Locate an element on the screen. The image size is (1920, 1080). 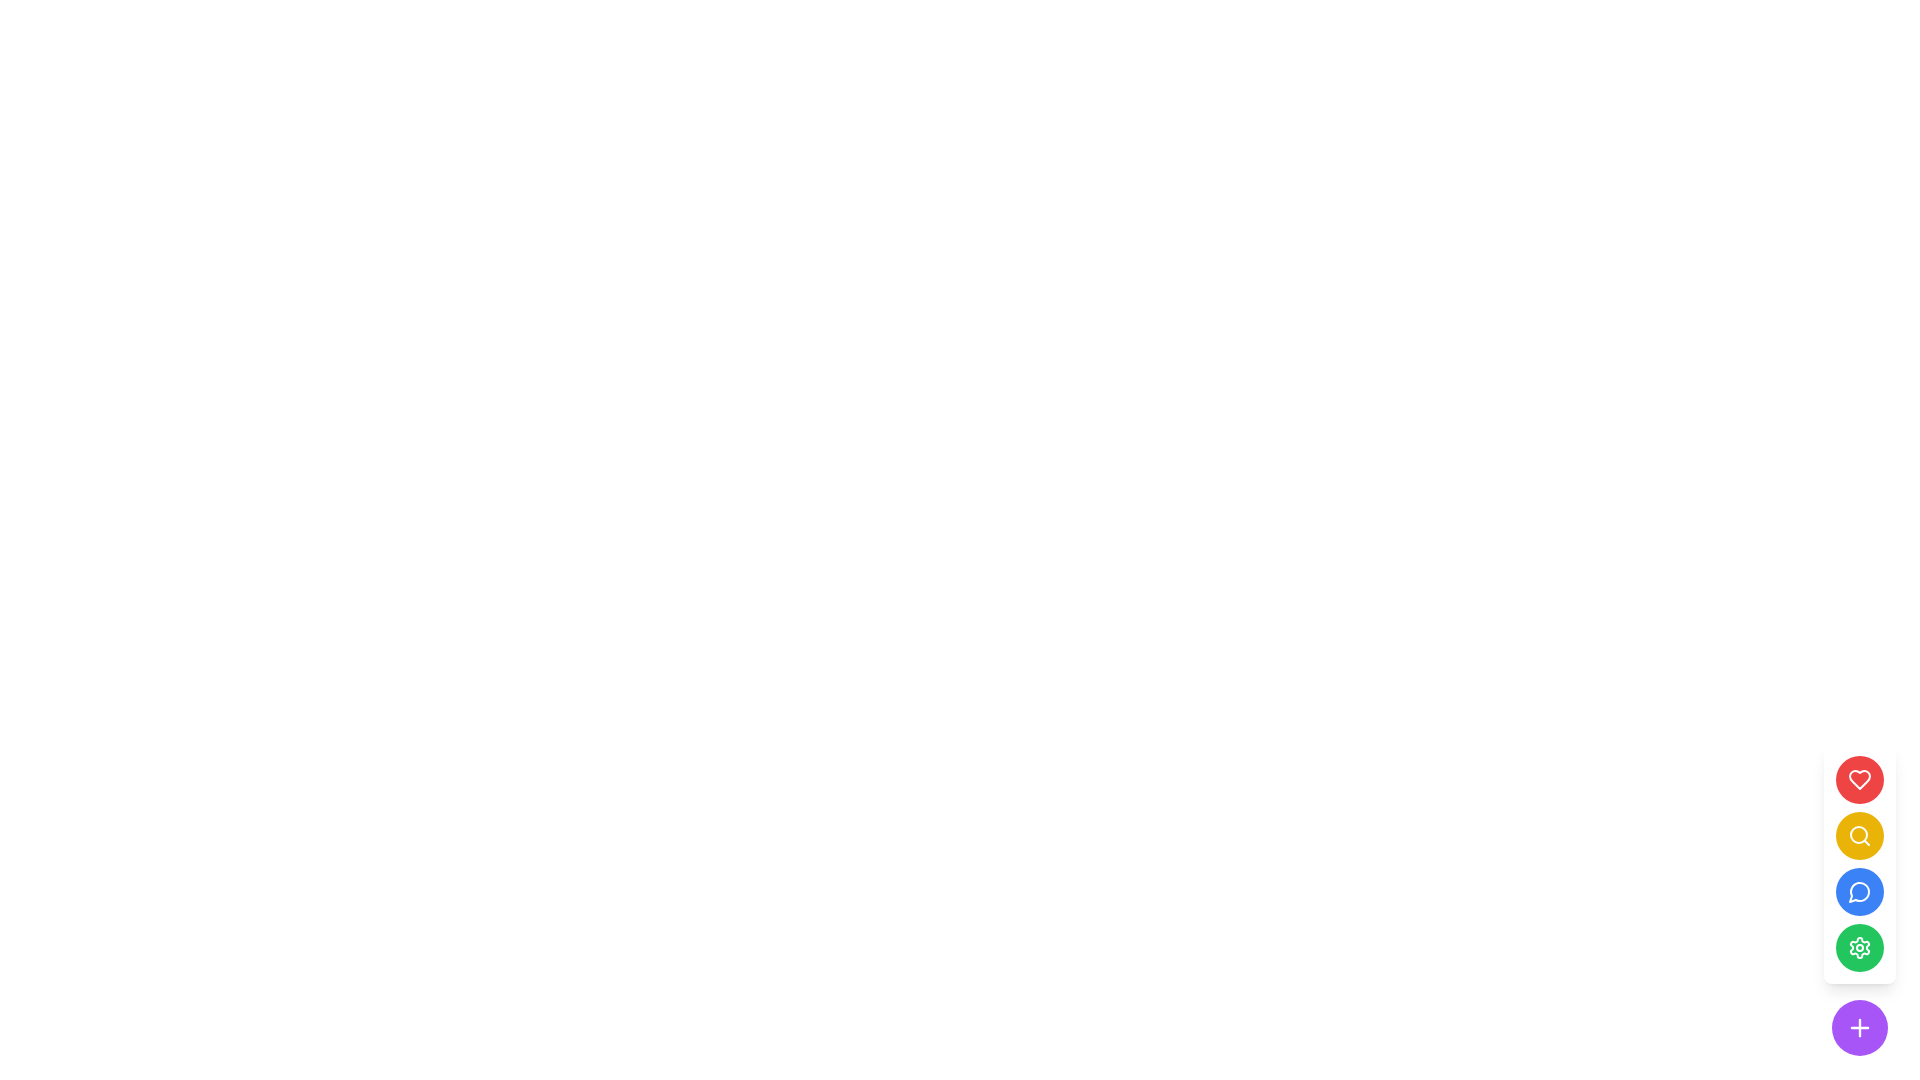
the heart icon button, which is styled with a red fill and is positioned at the top of a vertical stack of circular icons on the far right side of the interface is located at coordinates (1859, 778).